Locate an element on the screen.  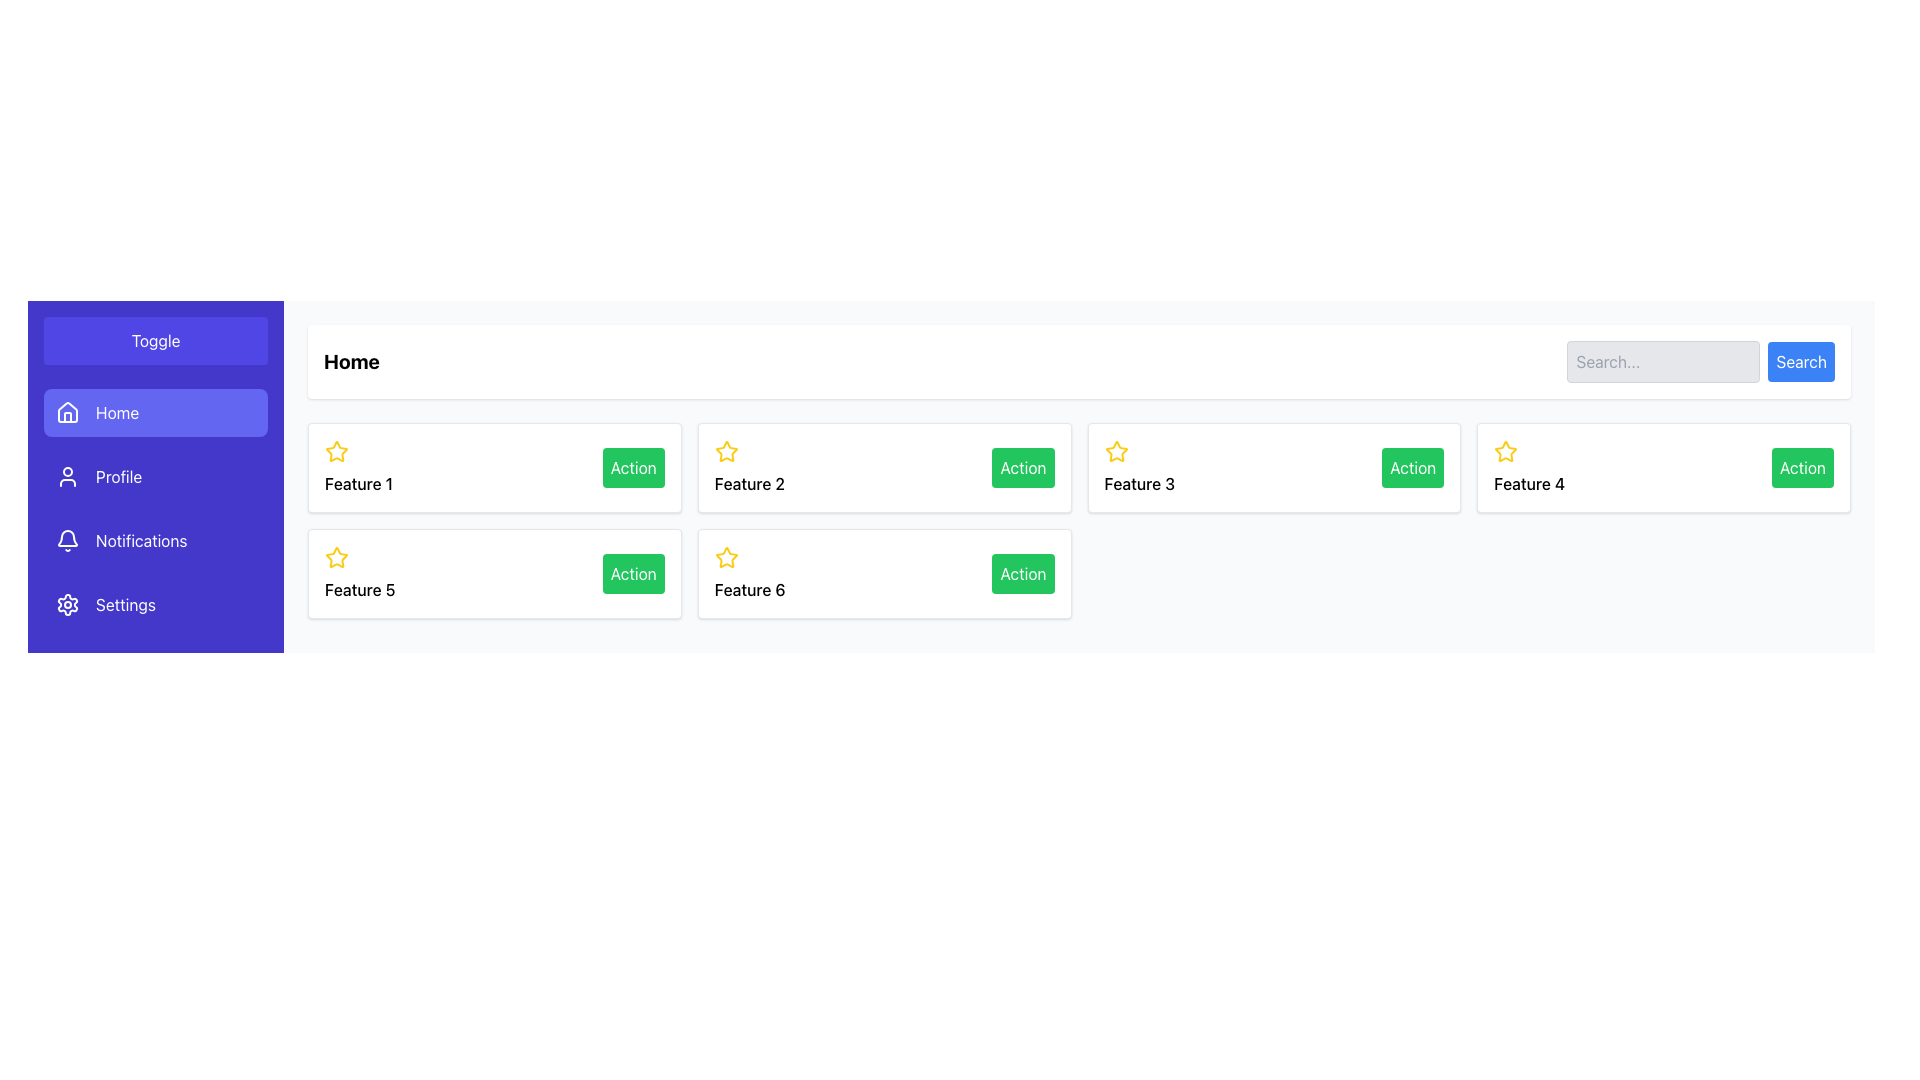
the door-like component of the house icon in the sidebar, which is styled with vector graphic attributes and is centered within the house figure in the navigation menu is located at coordinates (67, 416).